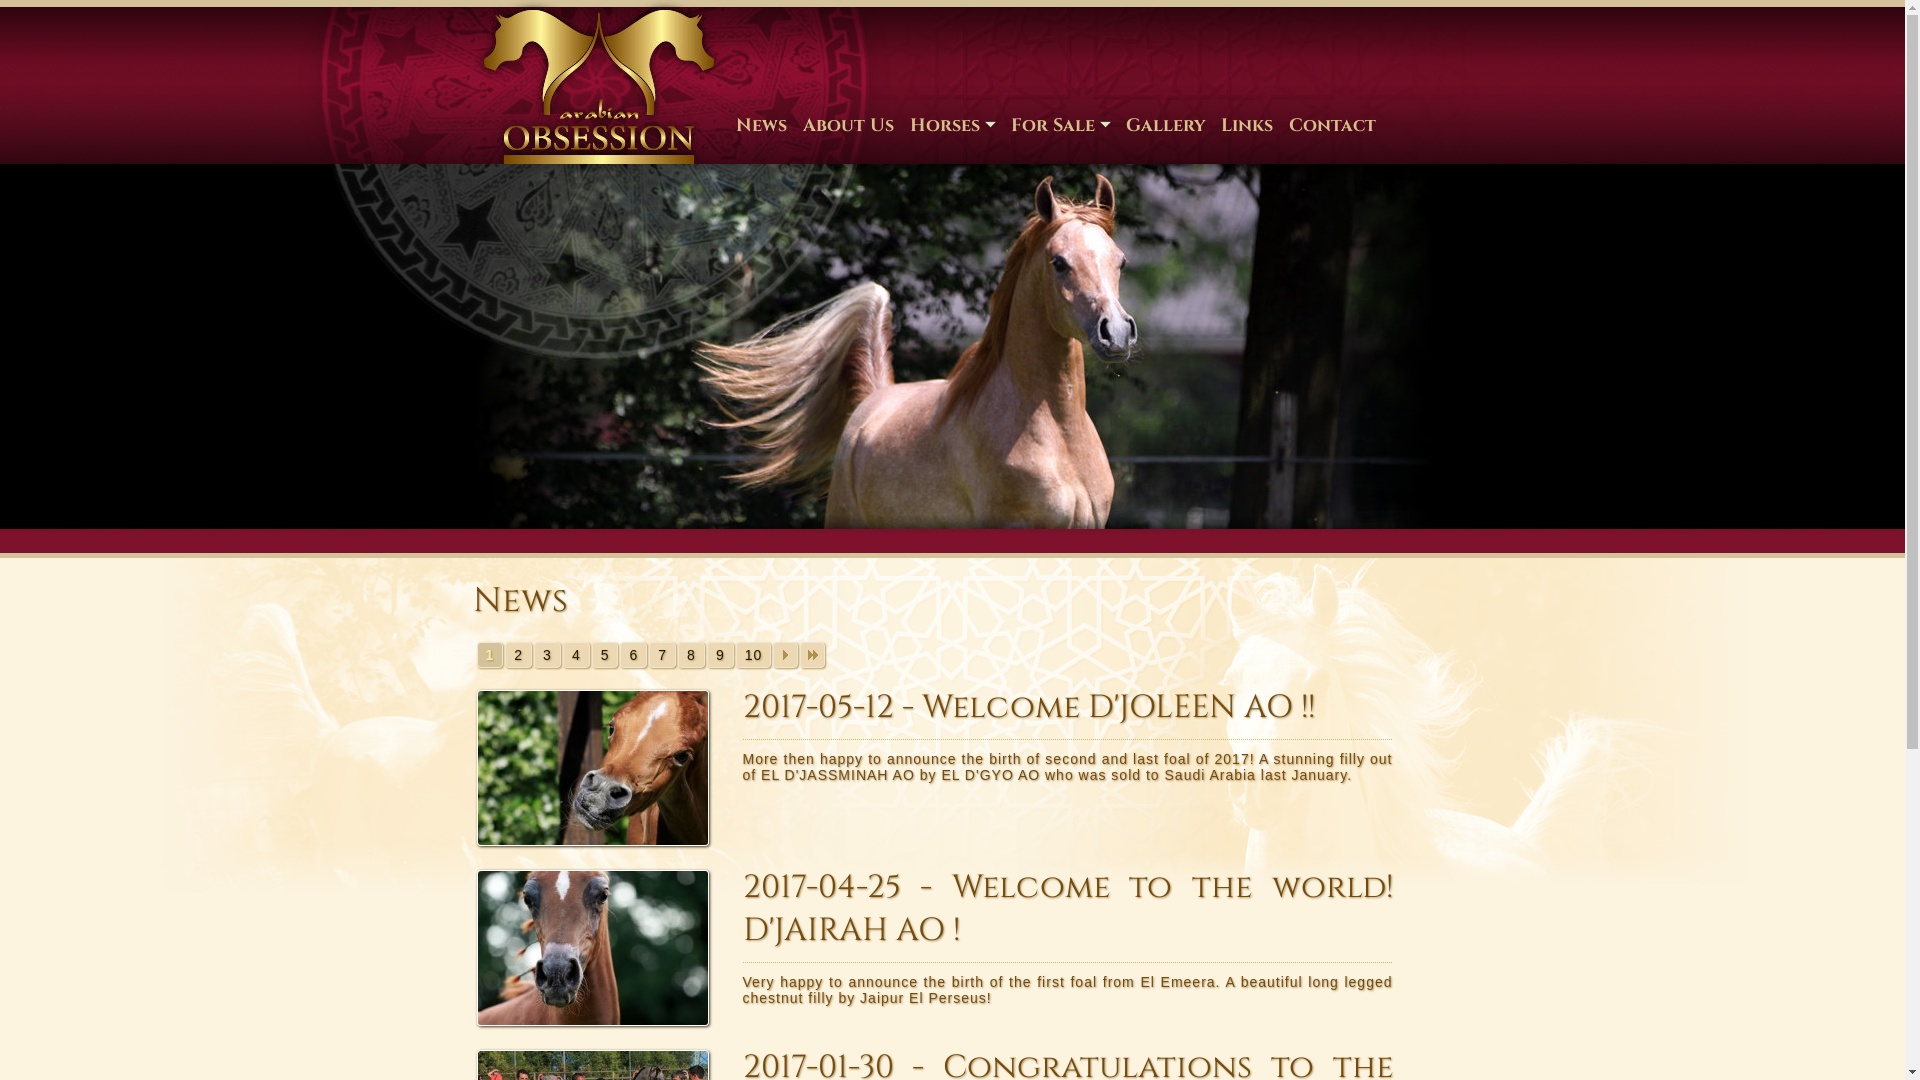  What do you see at coordinates (1165, 124) in the screenshot?
I see `'Gallery'` at bounding box center [1165, 124].